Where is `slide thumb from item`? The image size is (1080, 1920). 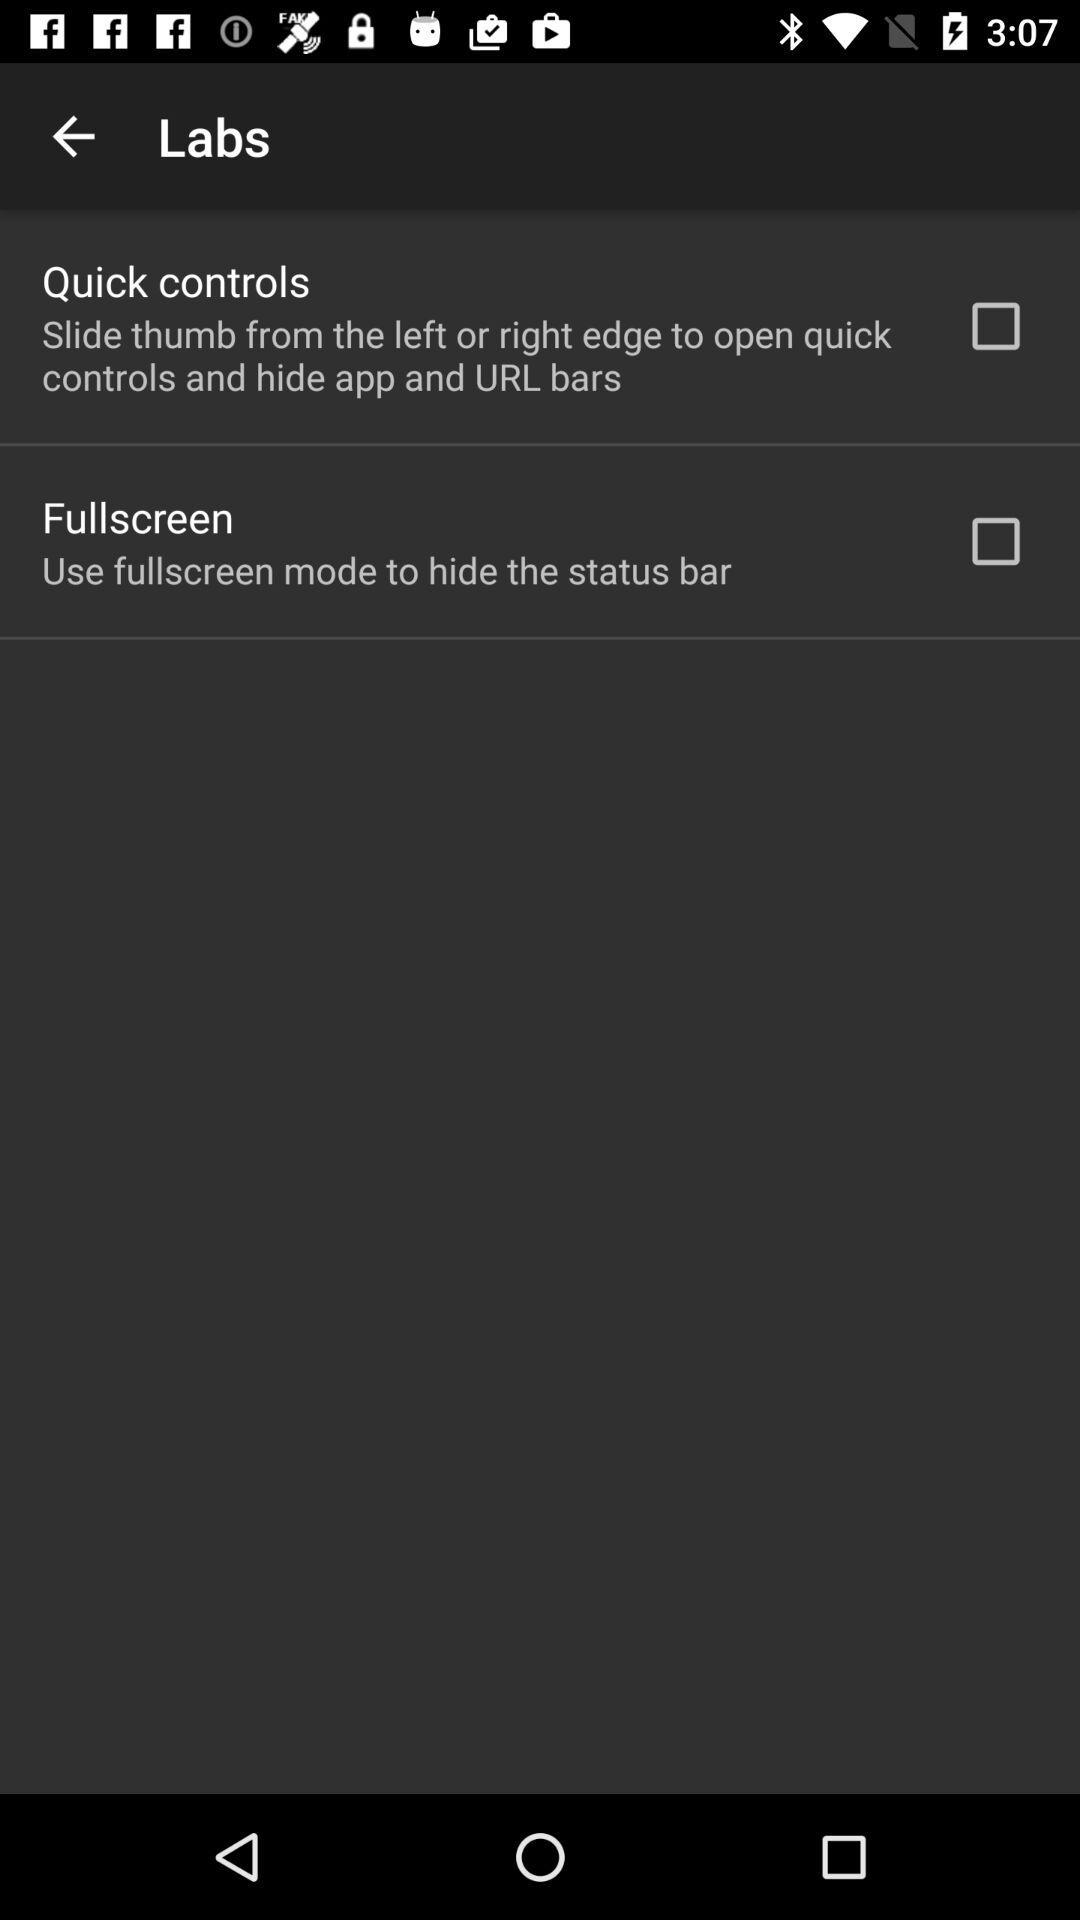 slide thumb from item is located at coordinates (477, 355).